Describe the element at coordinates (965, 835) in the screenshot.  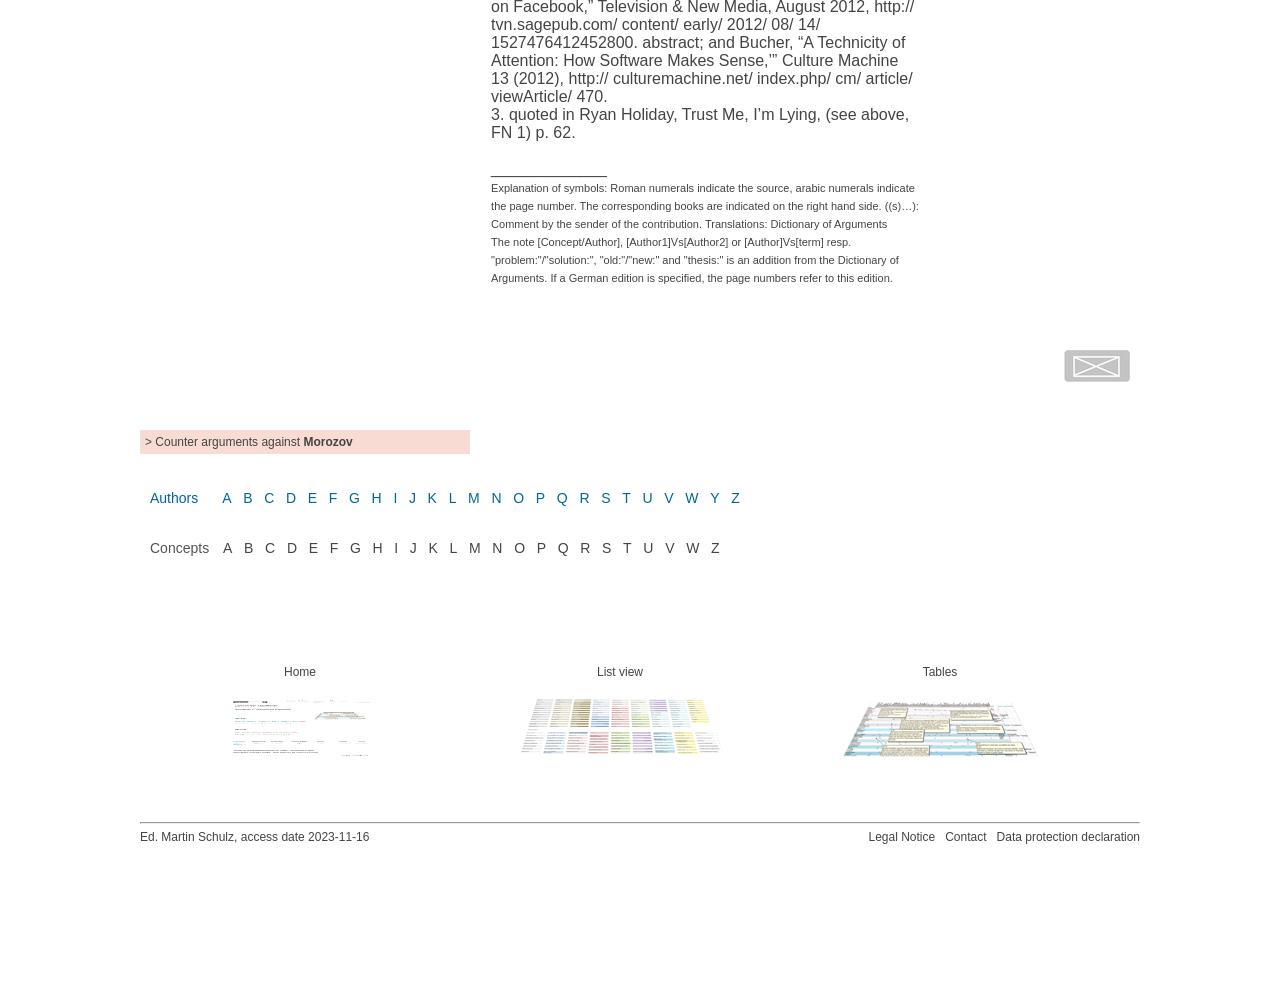
I see `'Contact'` at that location.